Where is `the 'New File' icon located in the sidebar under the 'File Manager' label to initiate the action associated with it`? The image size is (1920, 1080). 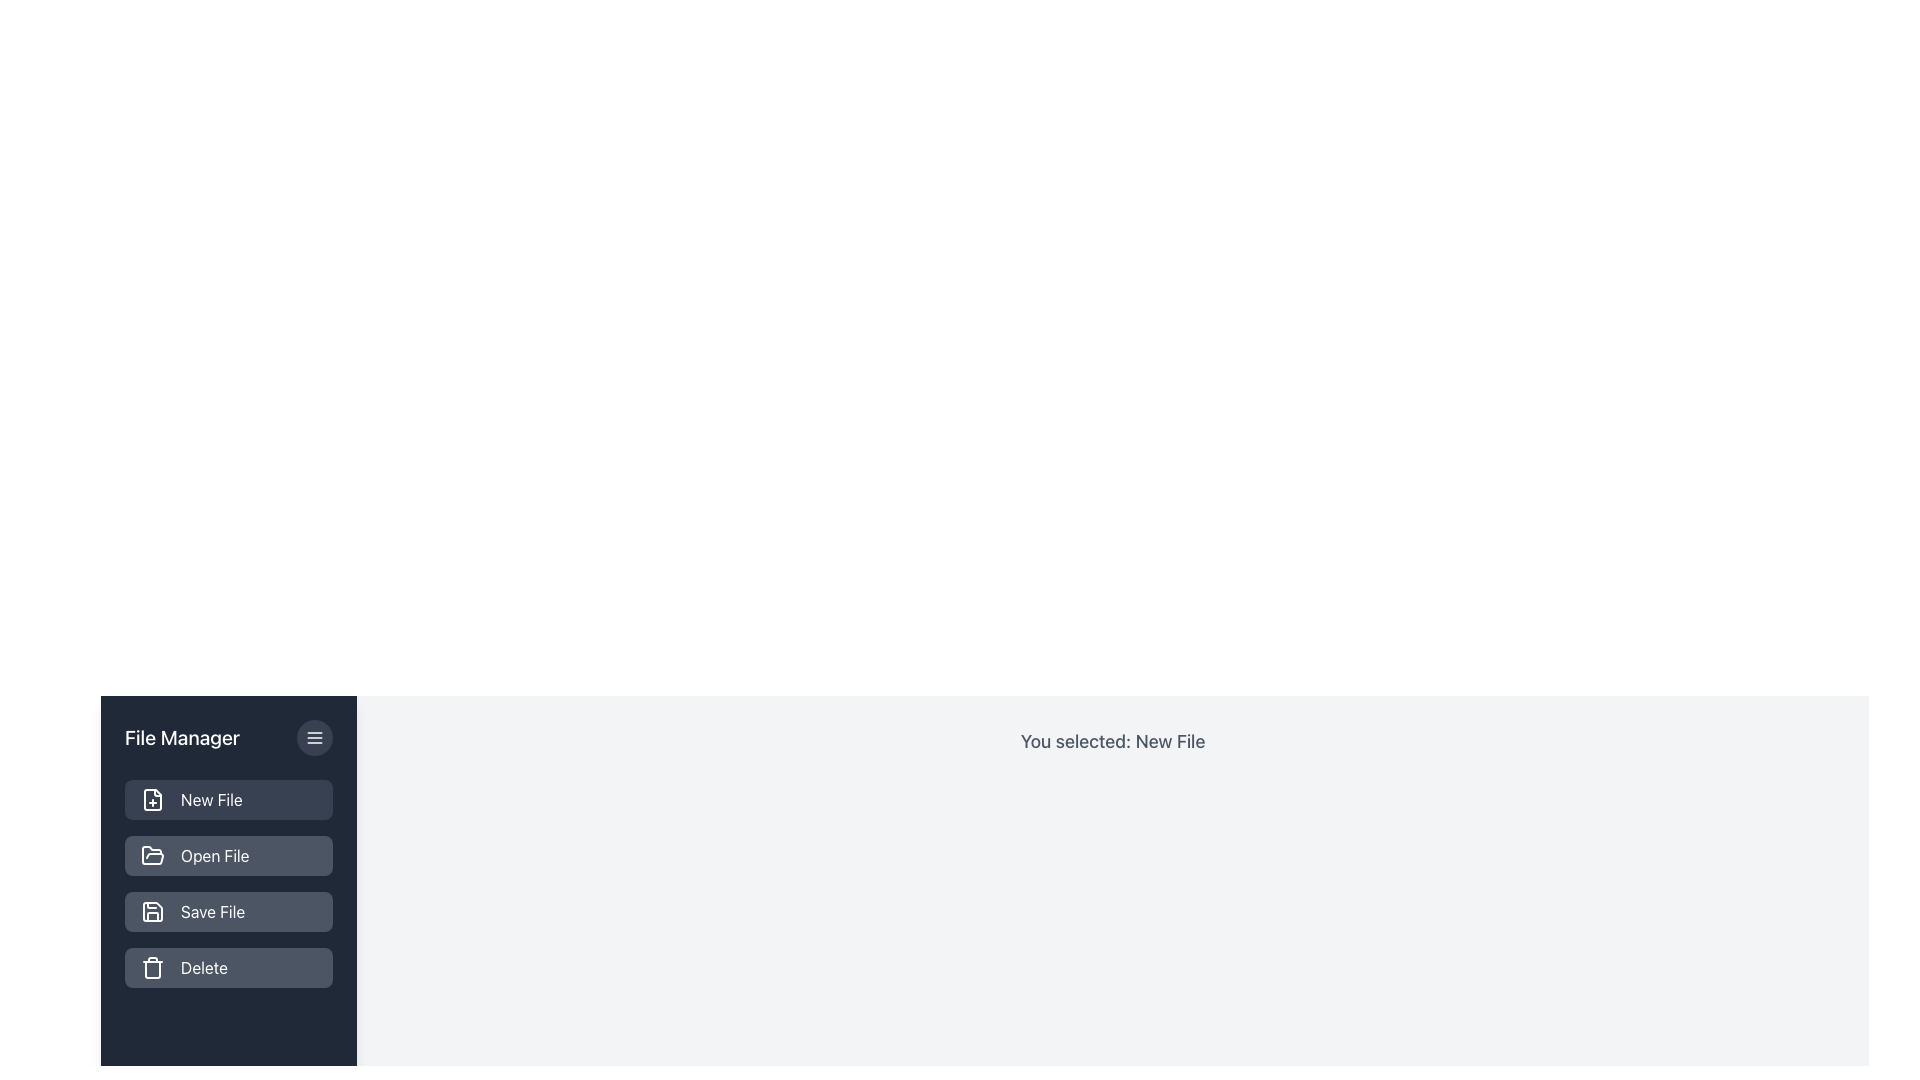
the 'New File' icon located in the sidebar under the 'File Manager' label to initiate the action associated with it is located at coordinates (152, 798).